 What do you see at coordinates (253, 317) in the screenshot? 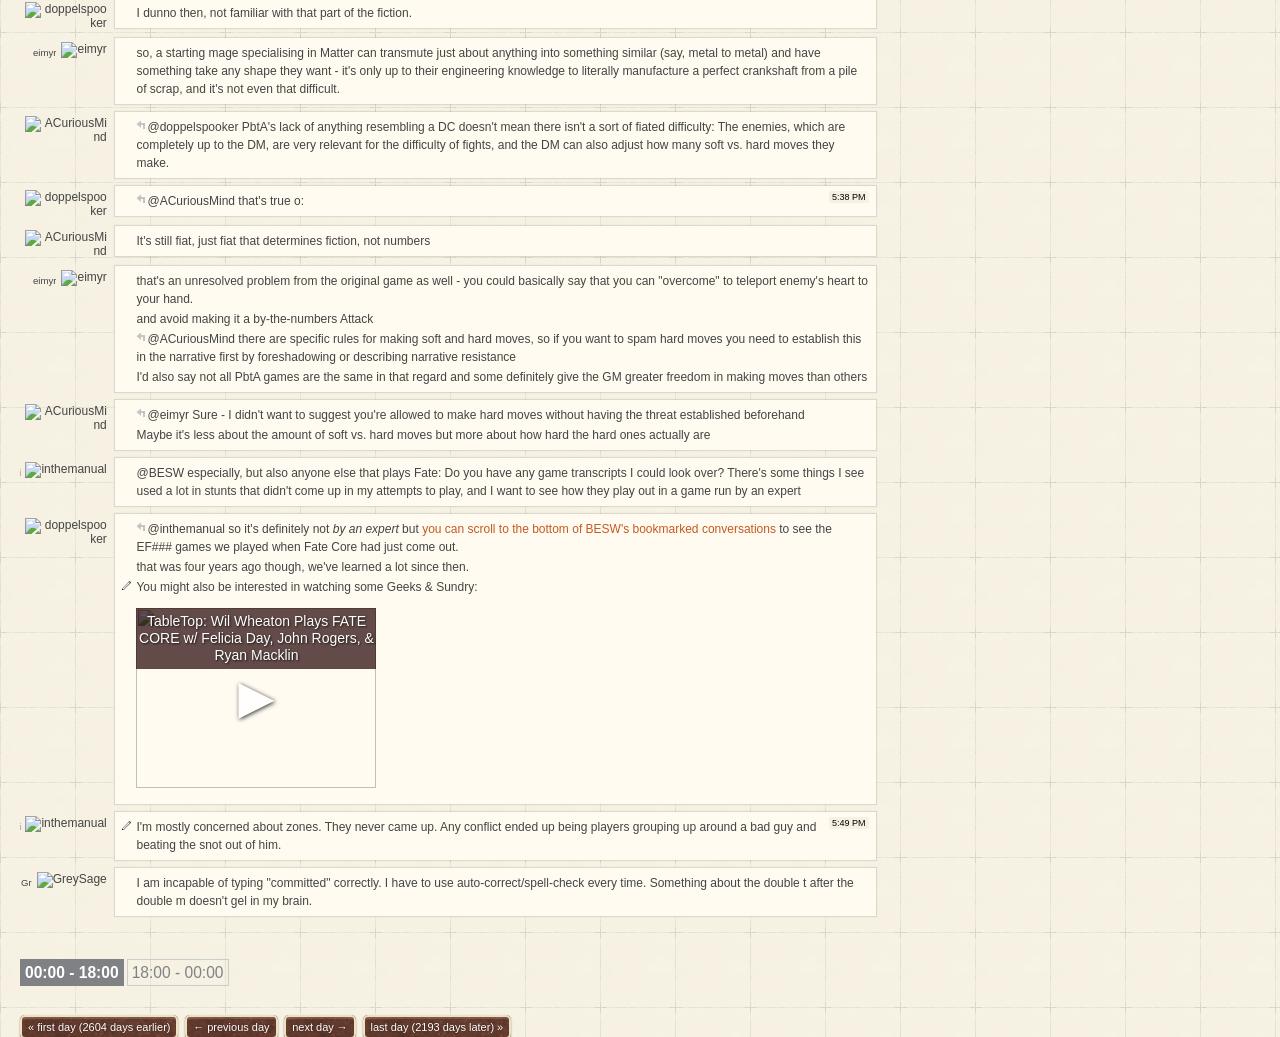
I see `'and avoid making it a by-the-numbers Attack'` at bounding box center [253, 317].